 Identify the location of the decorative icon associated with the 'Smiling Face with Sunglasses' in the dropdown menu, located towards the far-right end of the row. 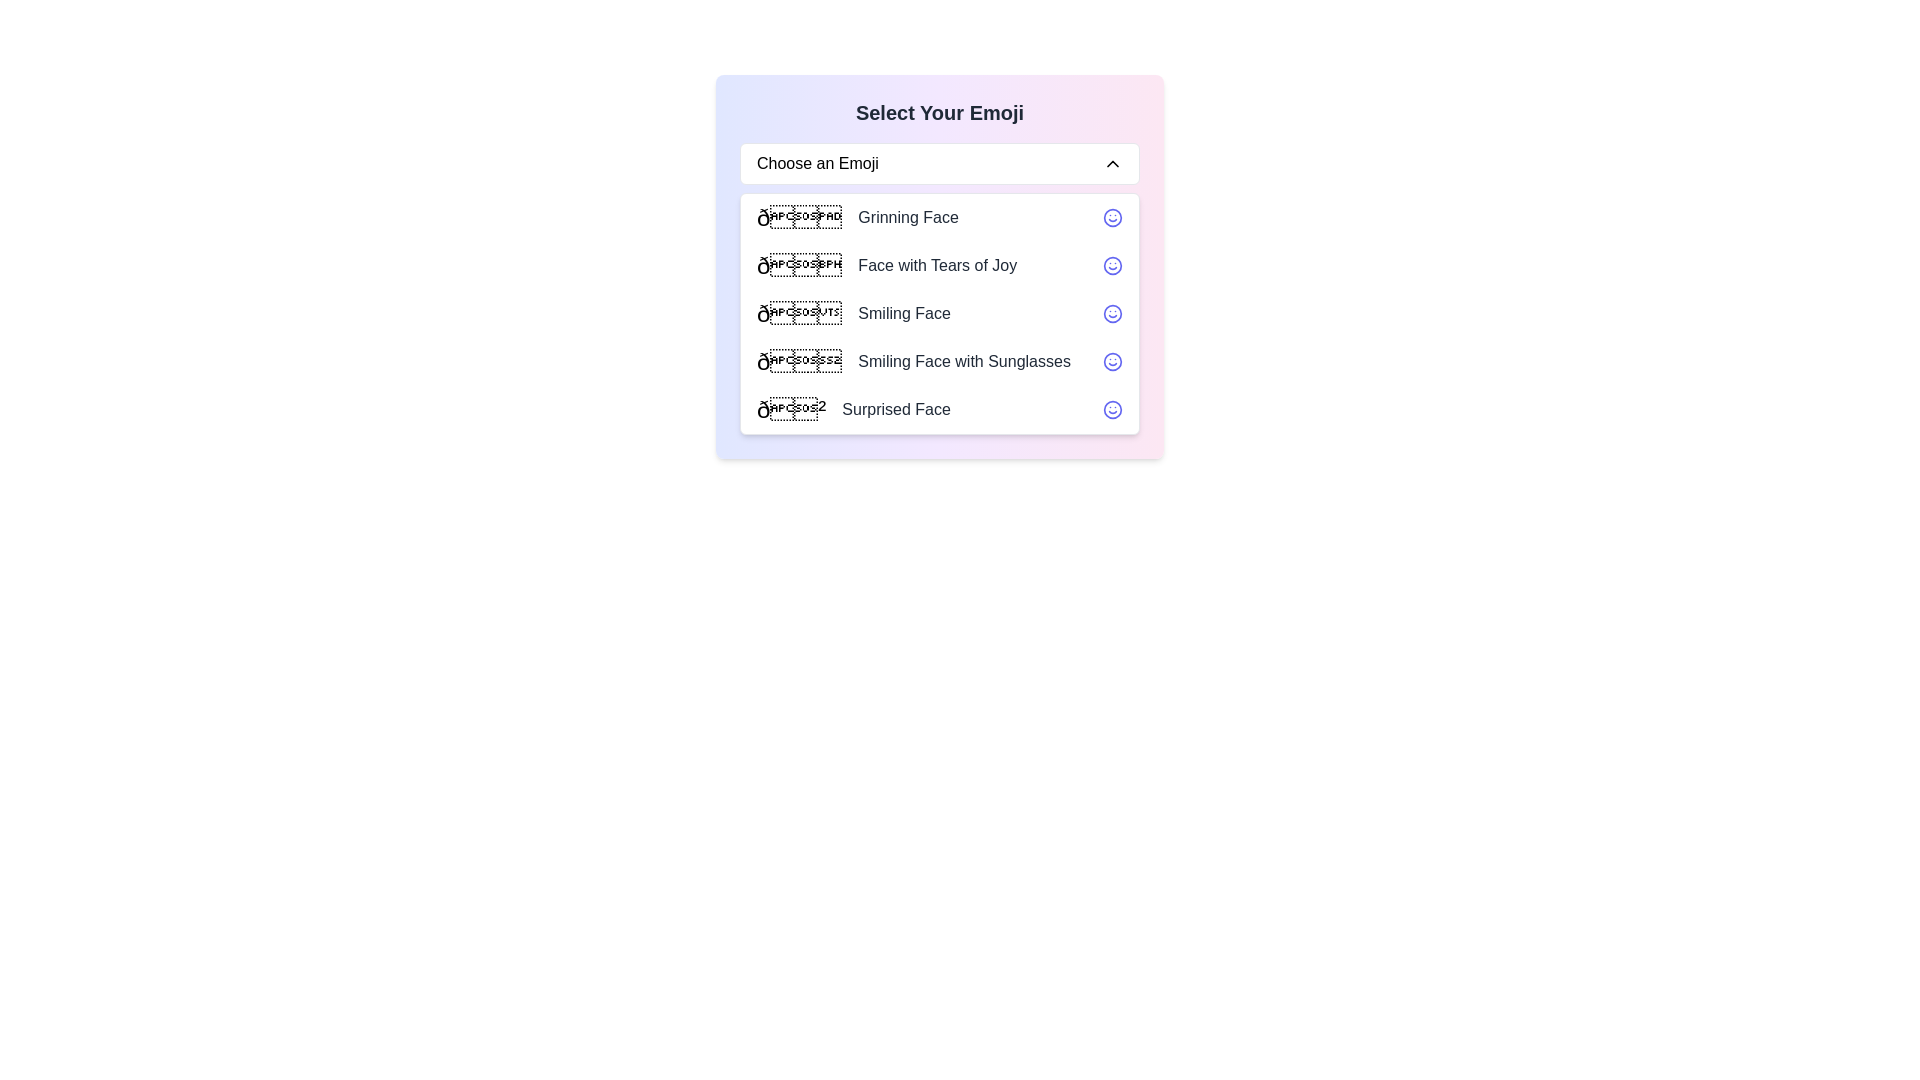
(1112, 362).